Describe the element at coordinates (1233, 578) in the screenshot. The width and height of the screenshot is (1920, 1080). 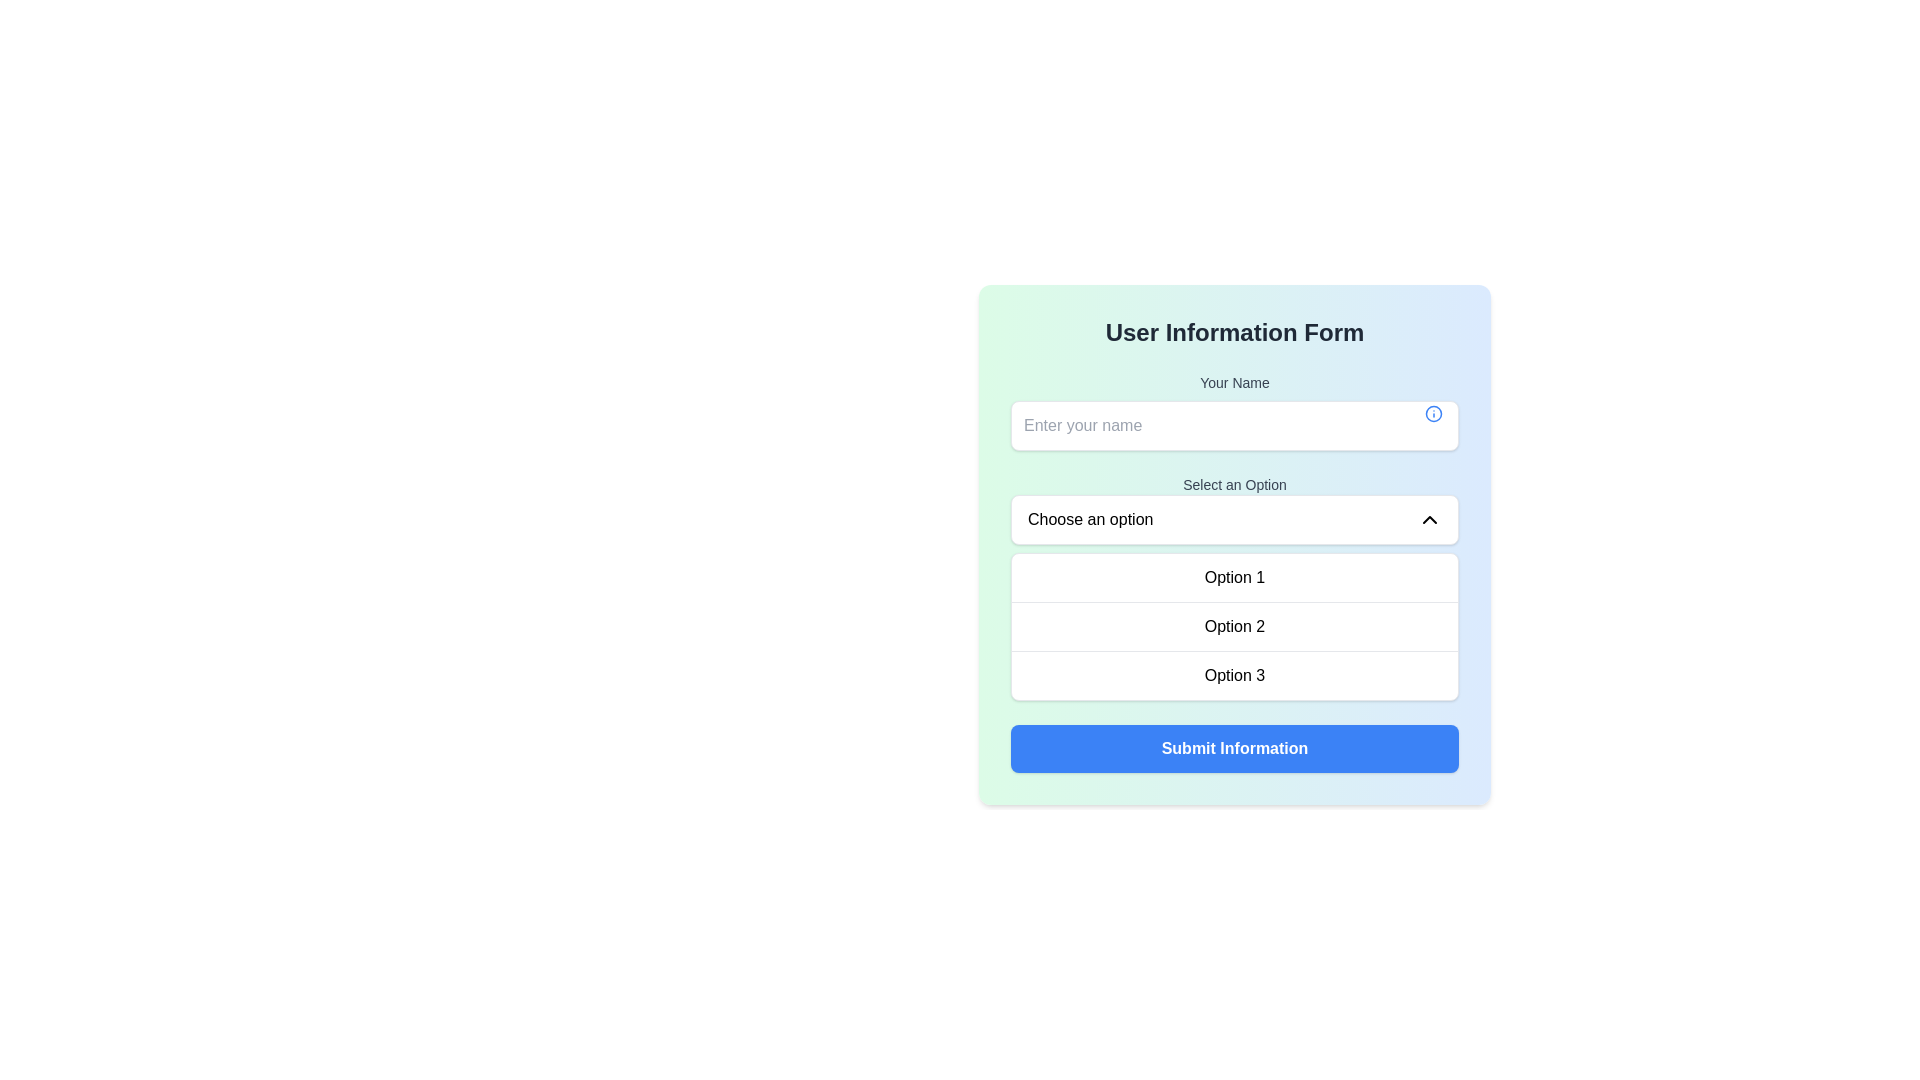
I see `the dropdown item labeled 'Option 1'` at that location.